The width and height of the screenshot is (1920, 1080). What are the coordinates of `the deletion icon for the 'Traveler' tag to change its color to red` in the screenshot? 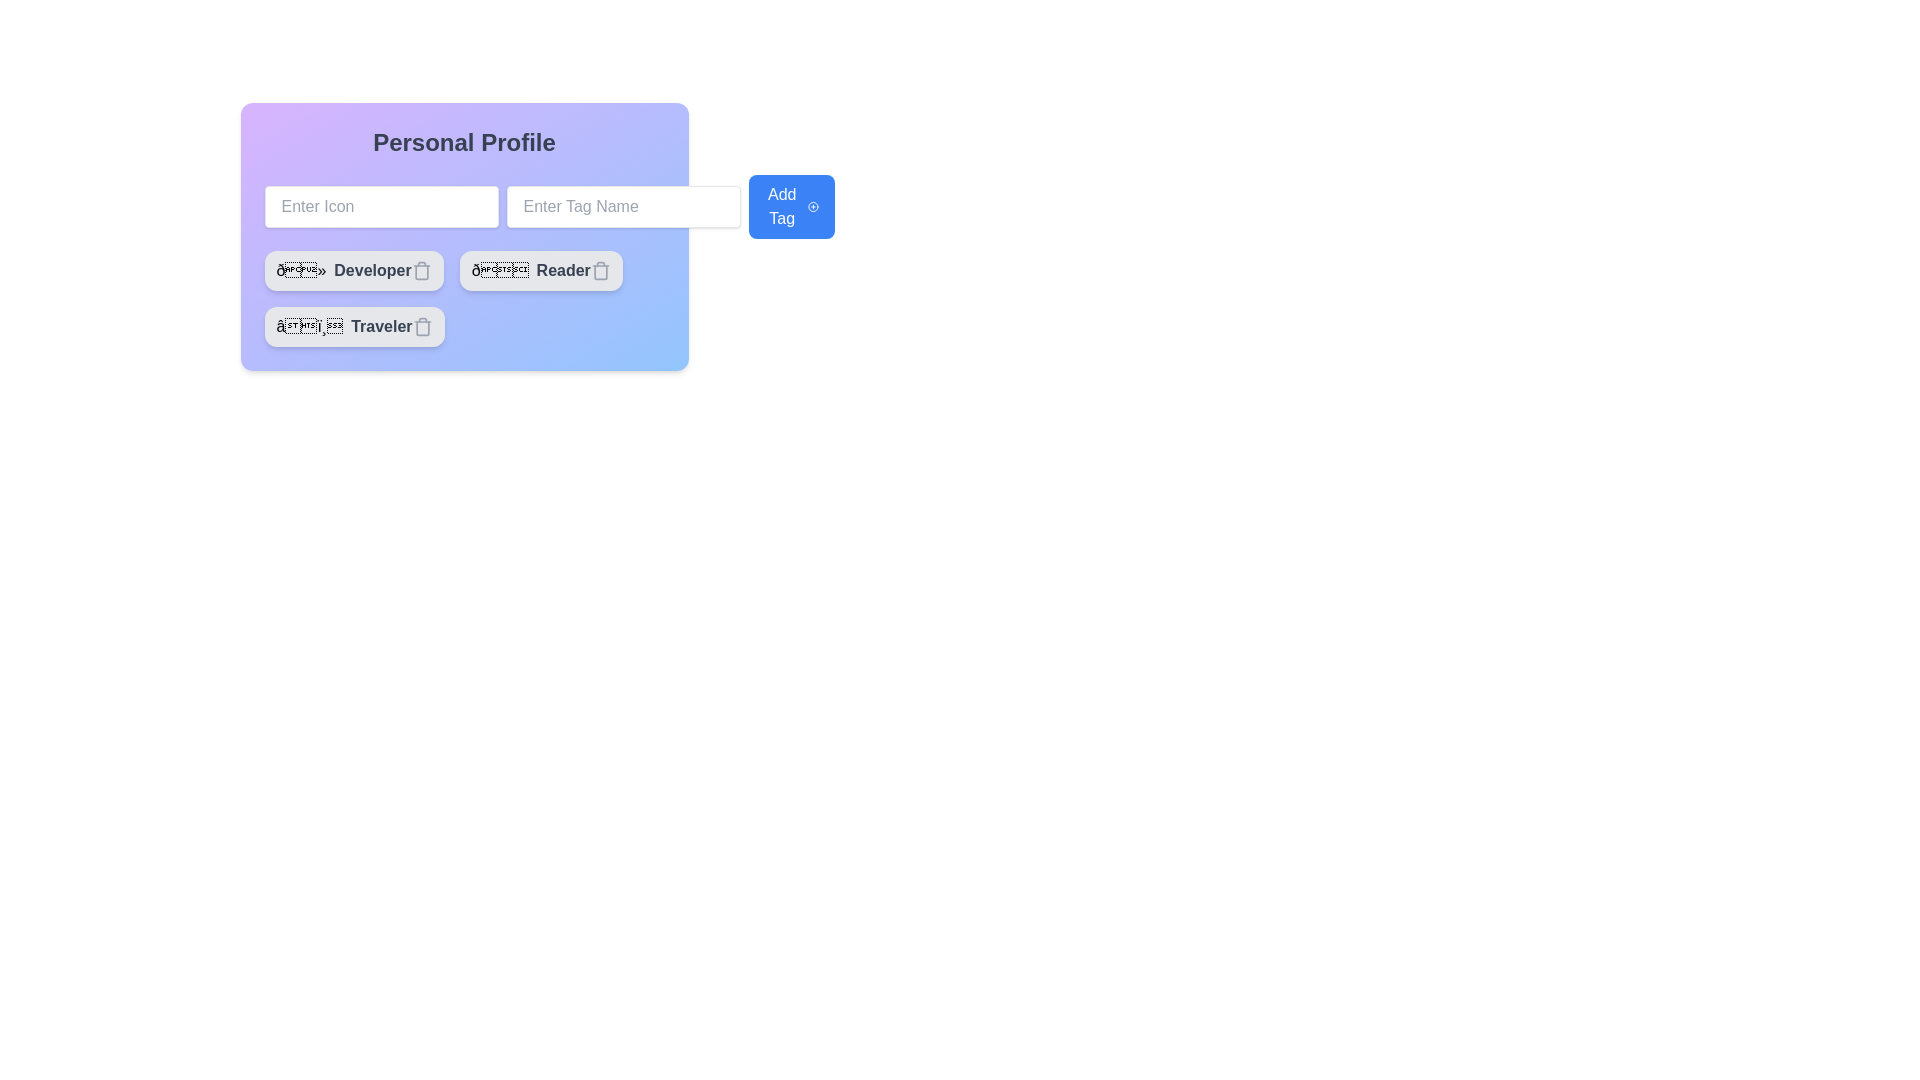 It's located at (421, 326).